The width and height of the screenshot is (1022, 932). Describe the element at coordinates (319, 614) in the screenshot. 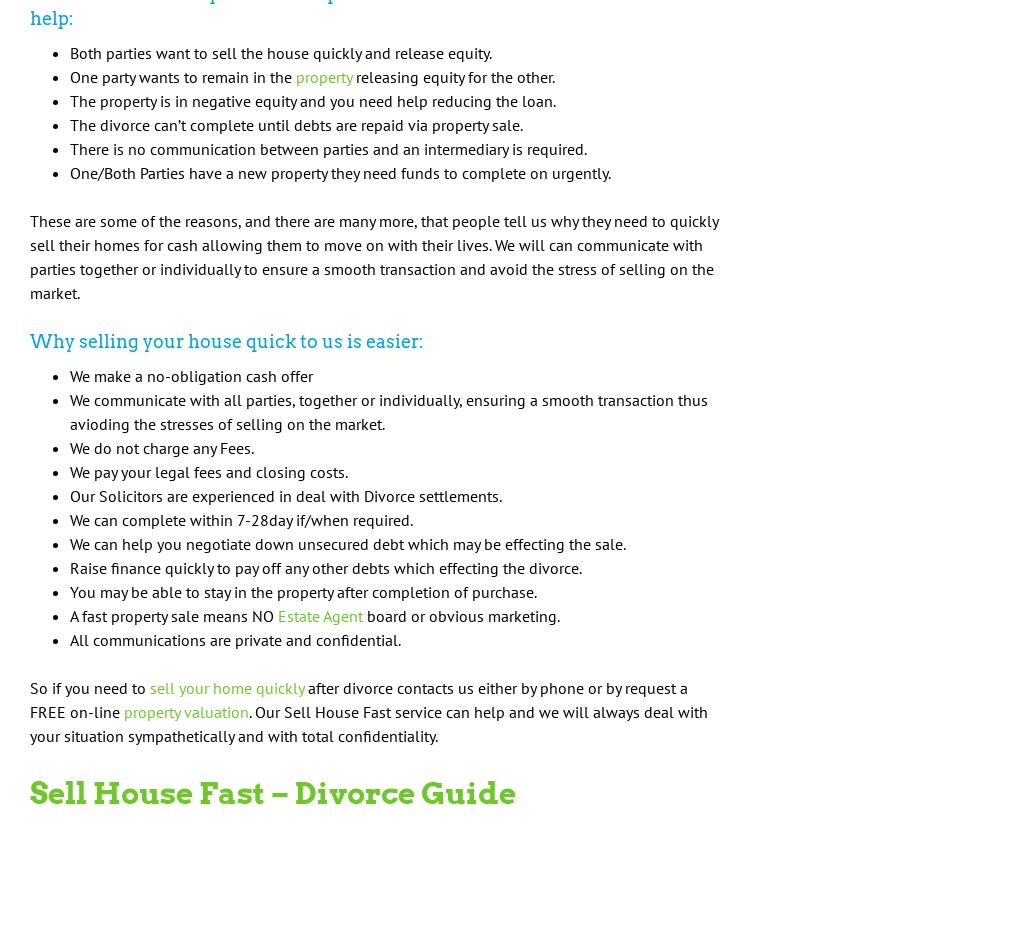

I see `'Estate Agent'` at that location.